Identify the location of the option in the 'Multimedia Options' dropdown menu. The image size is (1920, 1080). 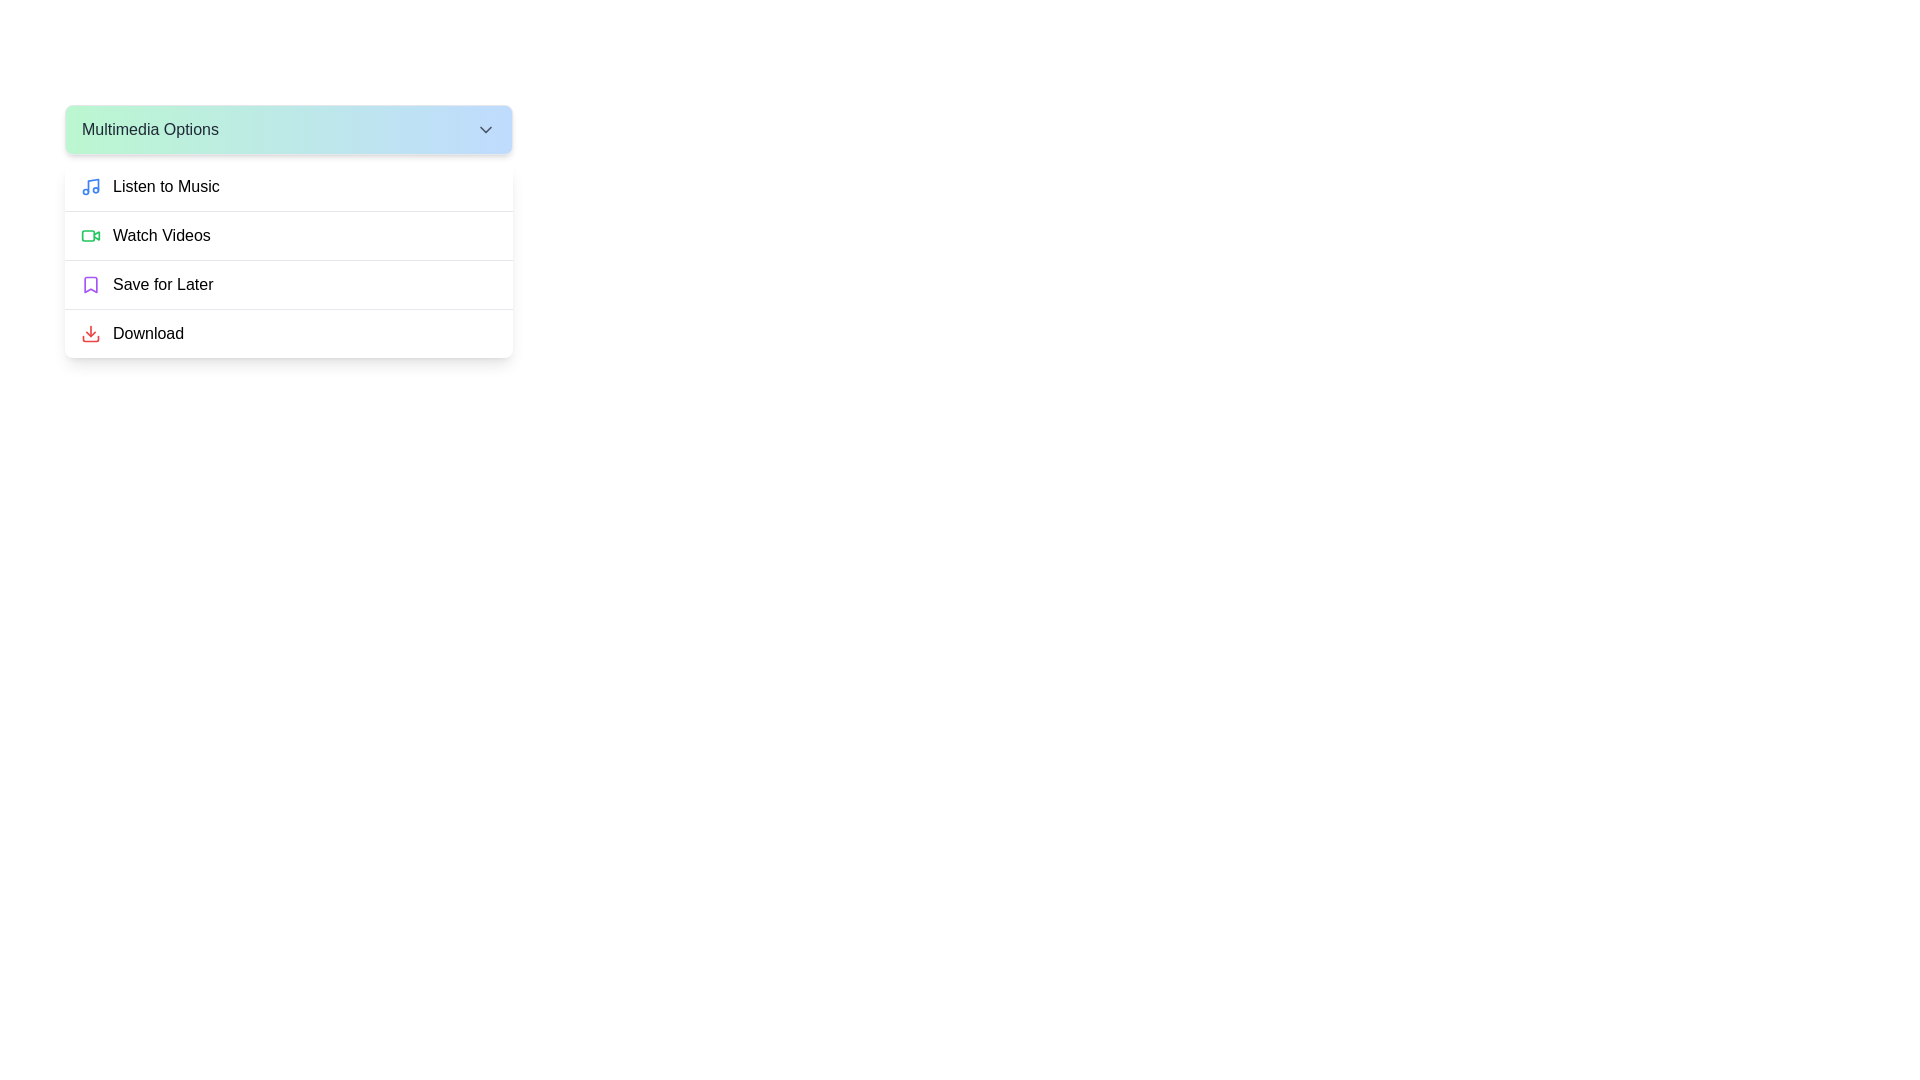
(287, 258).